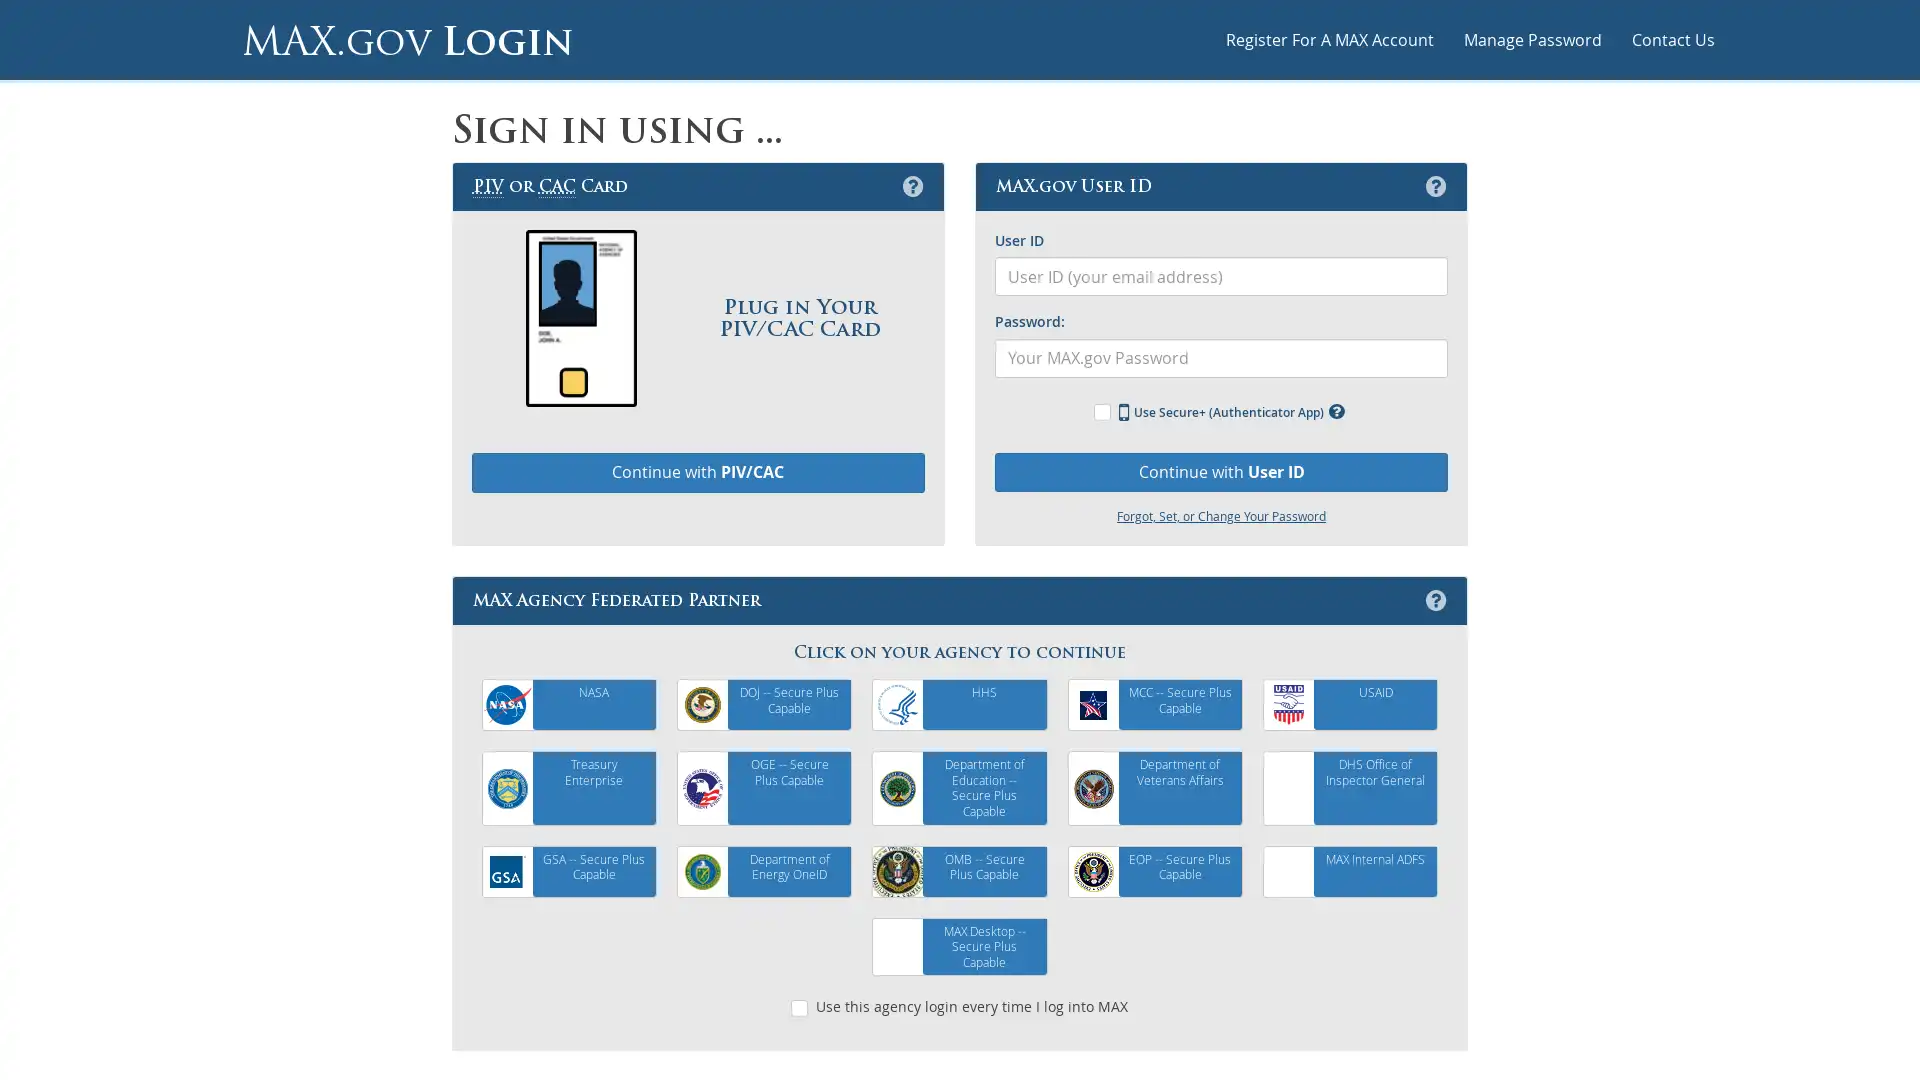  I want to click on Continue with User ID, so click(1219, 471).